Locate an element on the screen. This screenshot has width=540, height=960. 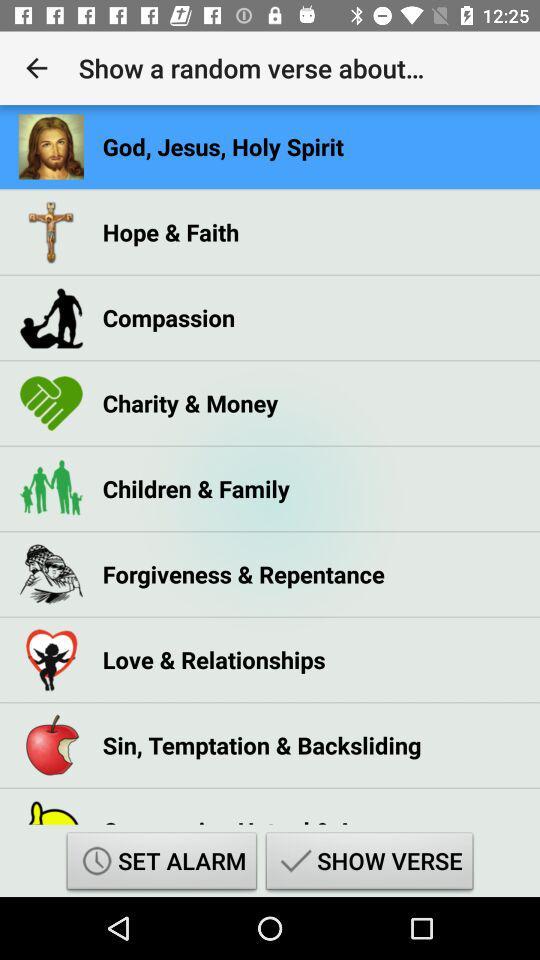
the app next to the show a random app is located at coordinates (36, 68).